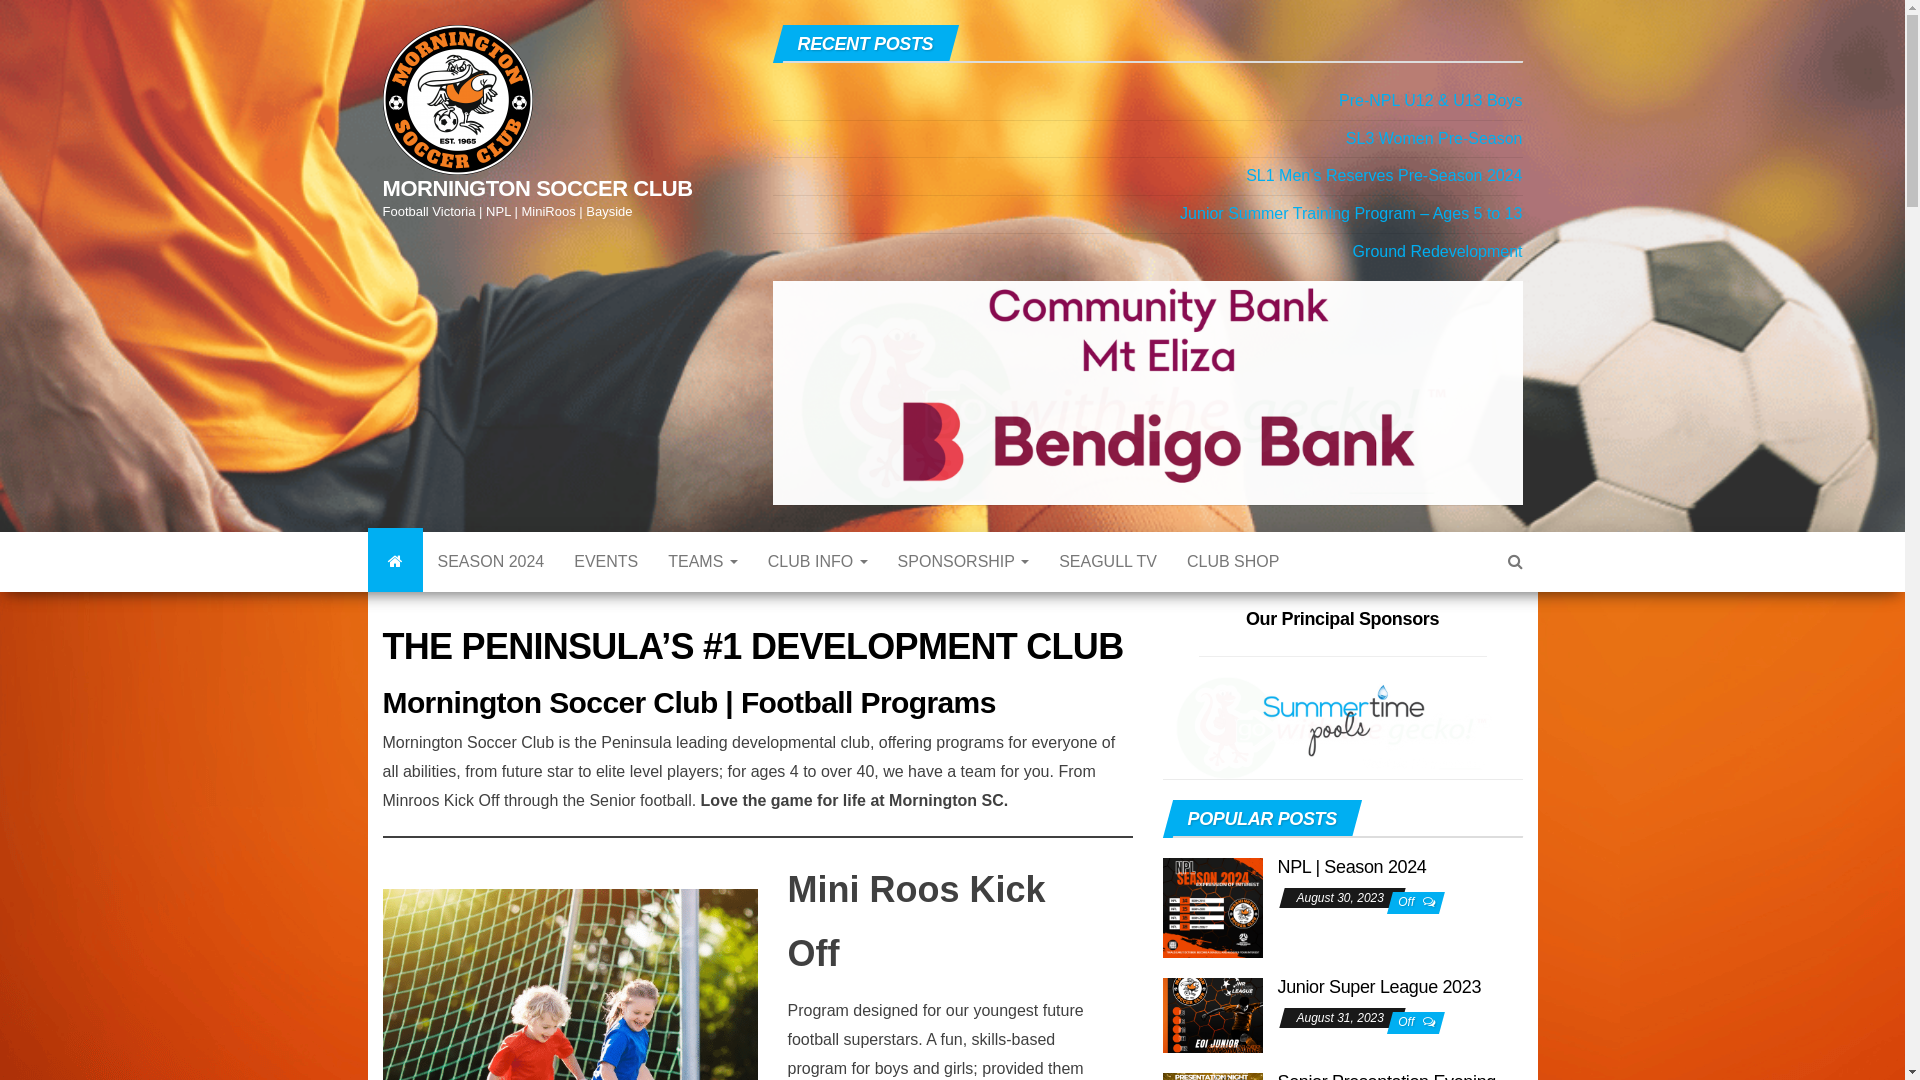  What do you see at coordinates (1171, 589) in the screenshot?
I see `'CLUB SHOP'` at bounding box center [1171, 589].